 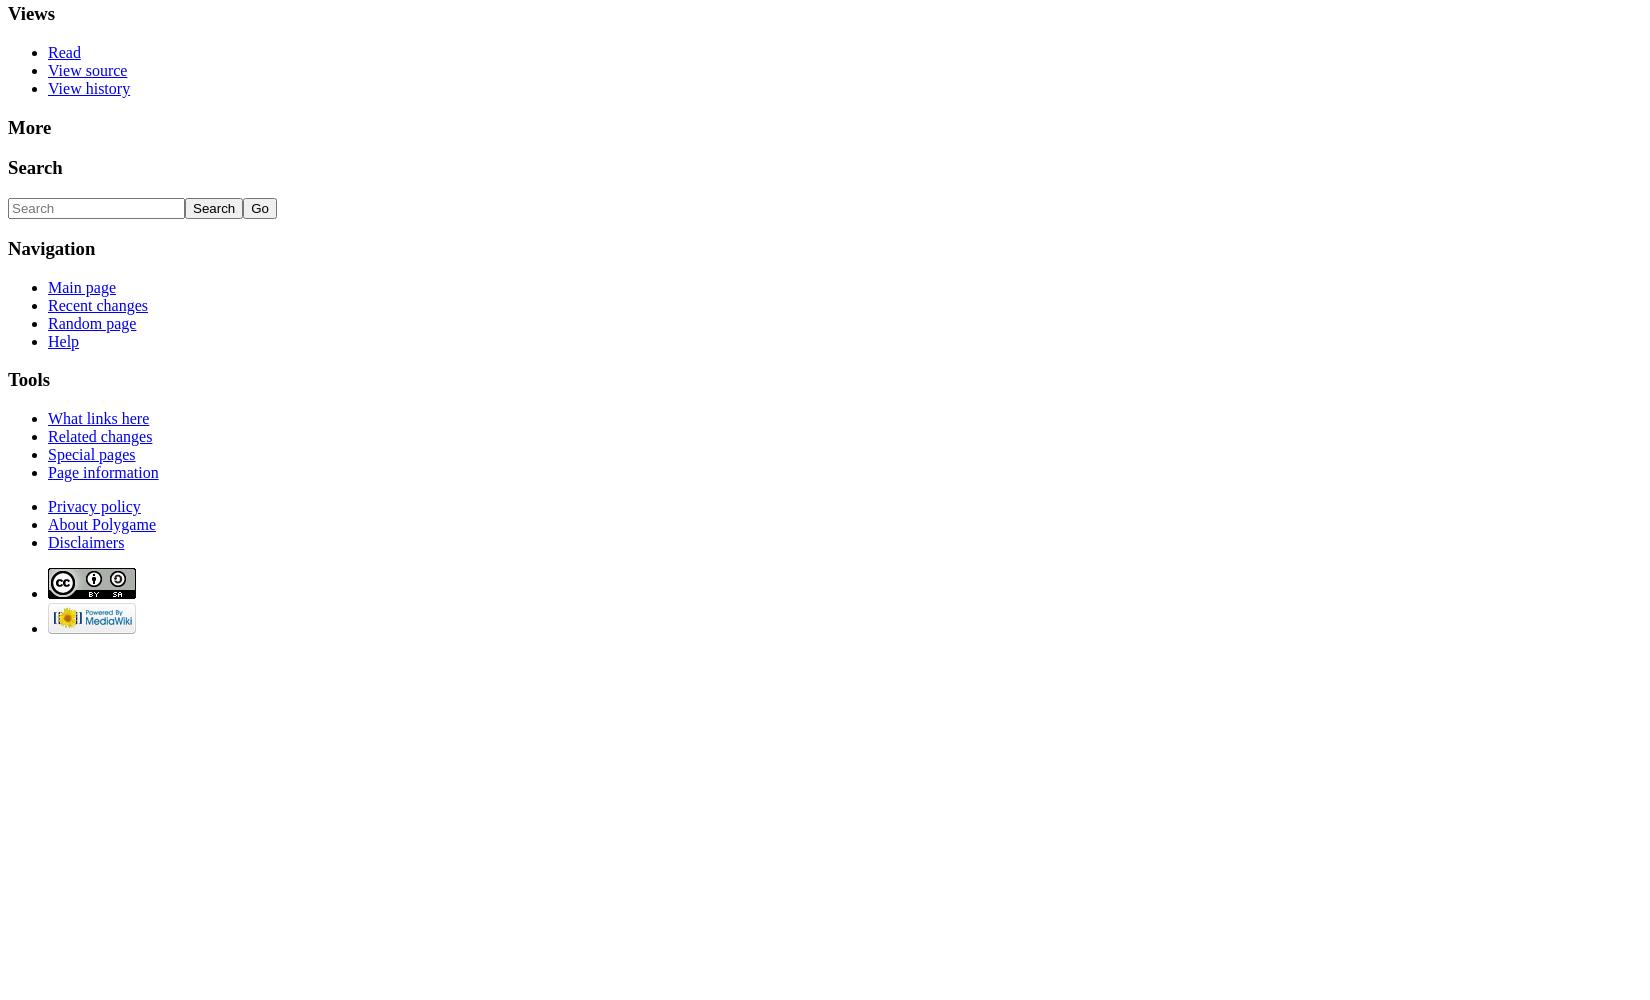 I want to click on 'View history', so click(x=88, y=87).